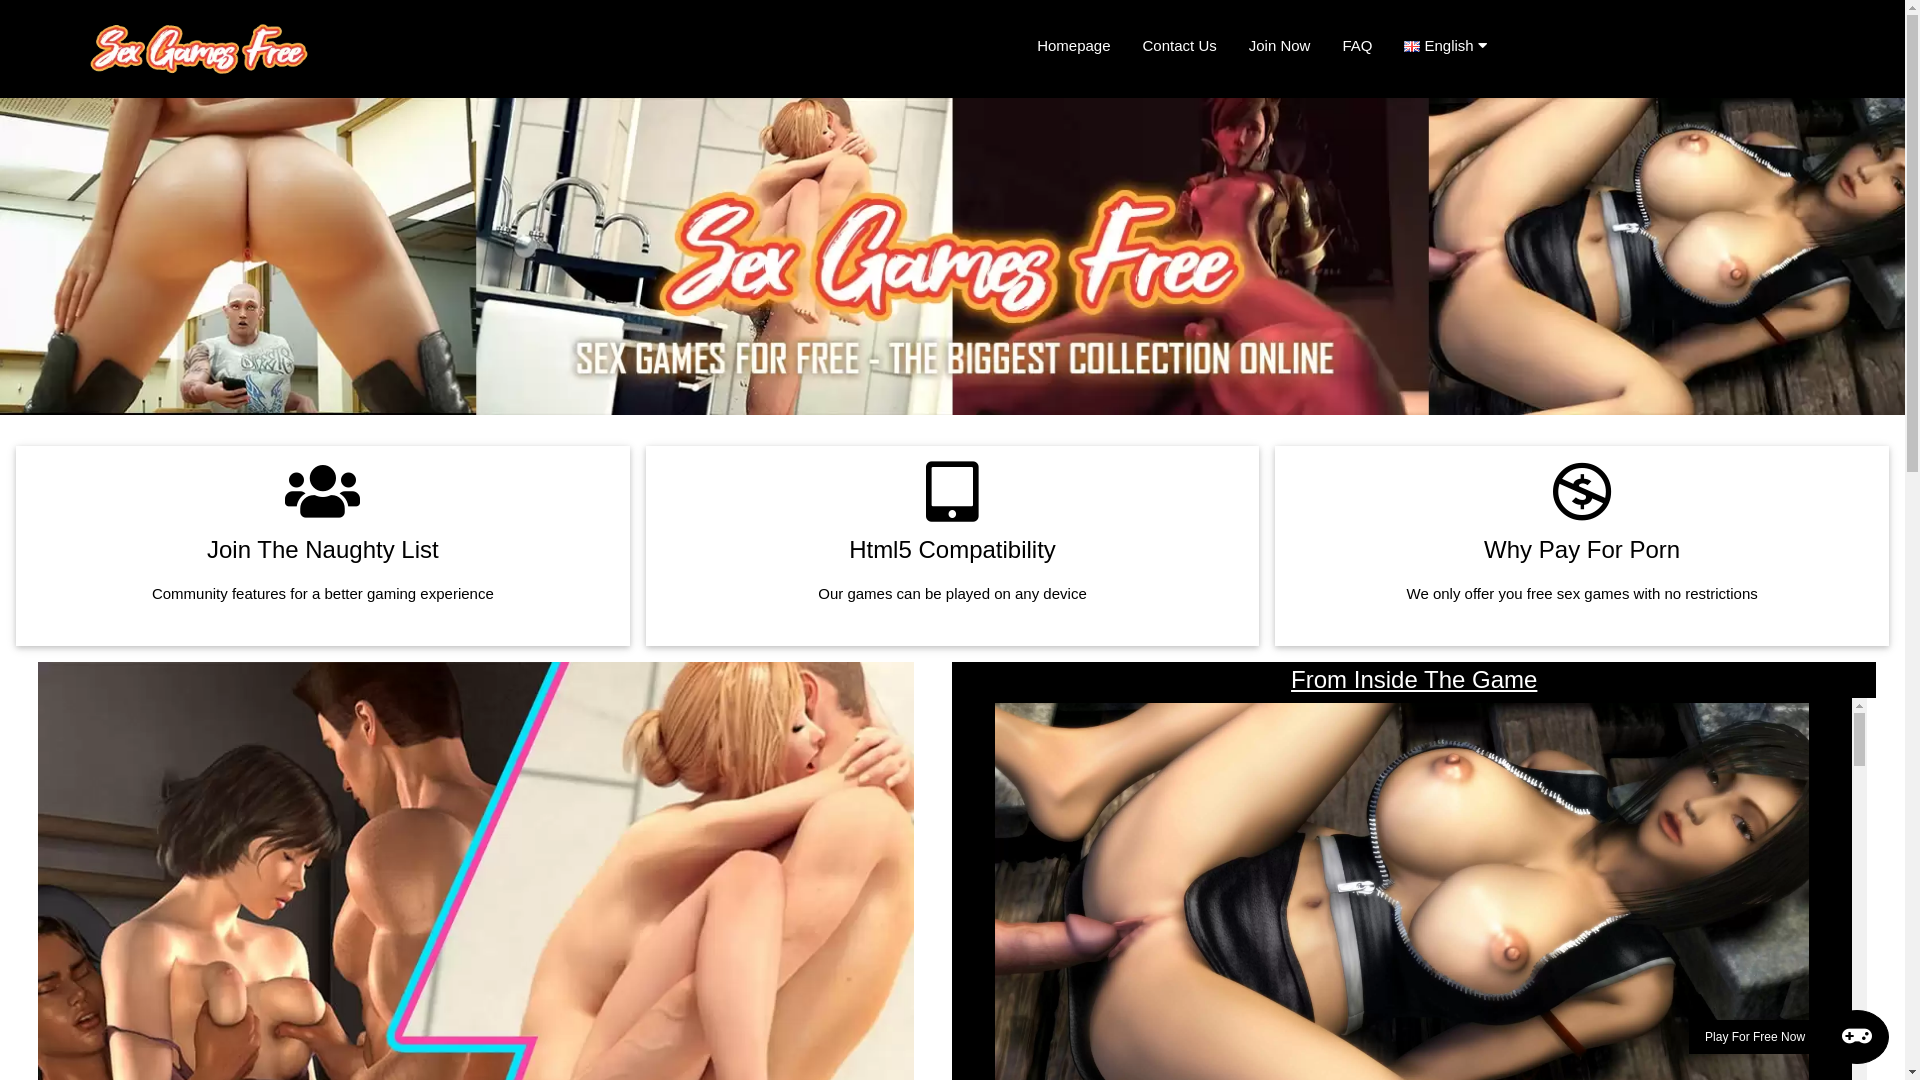 The width and height of the screenshot is (1920, 1080). I want to click on 'Play For Free Now', so click(1688, 1036).